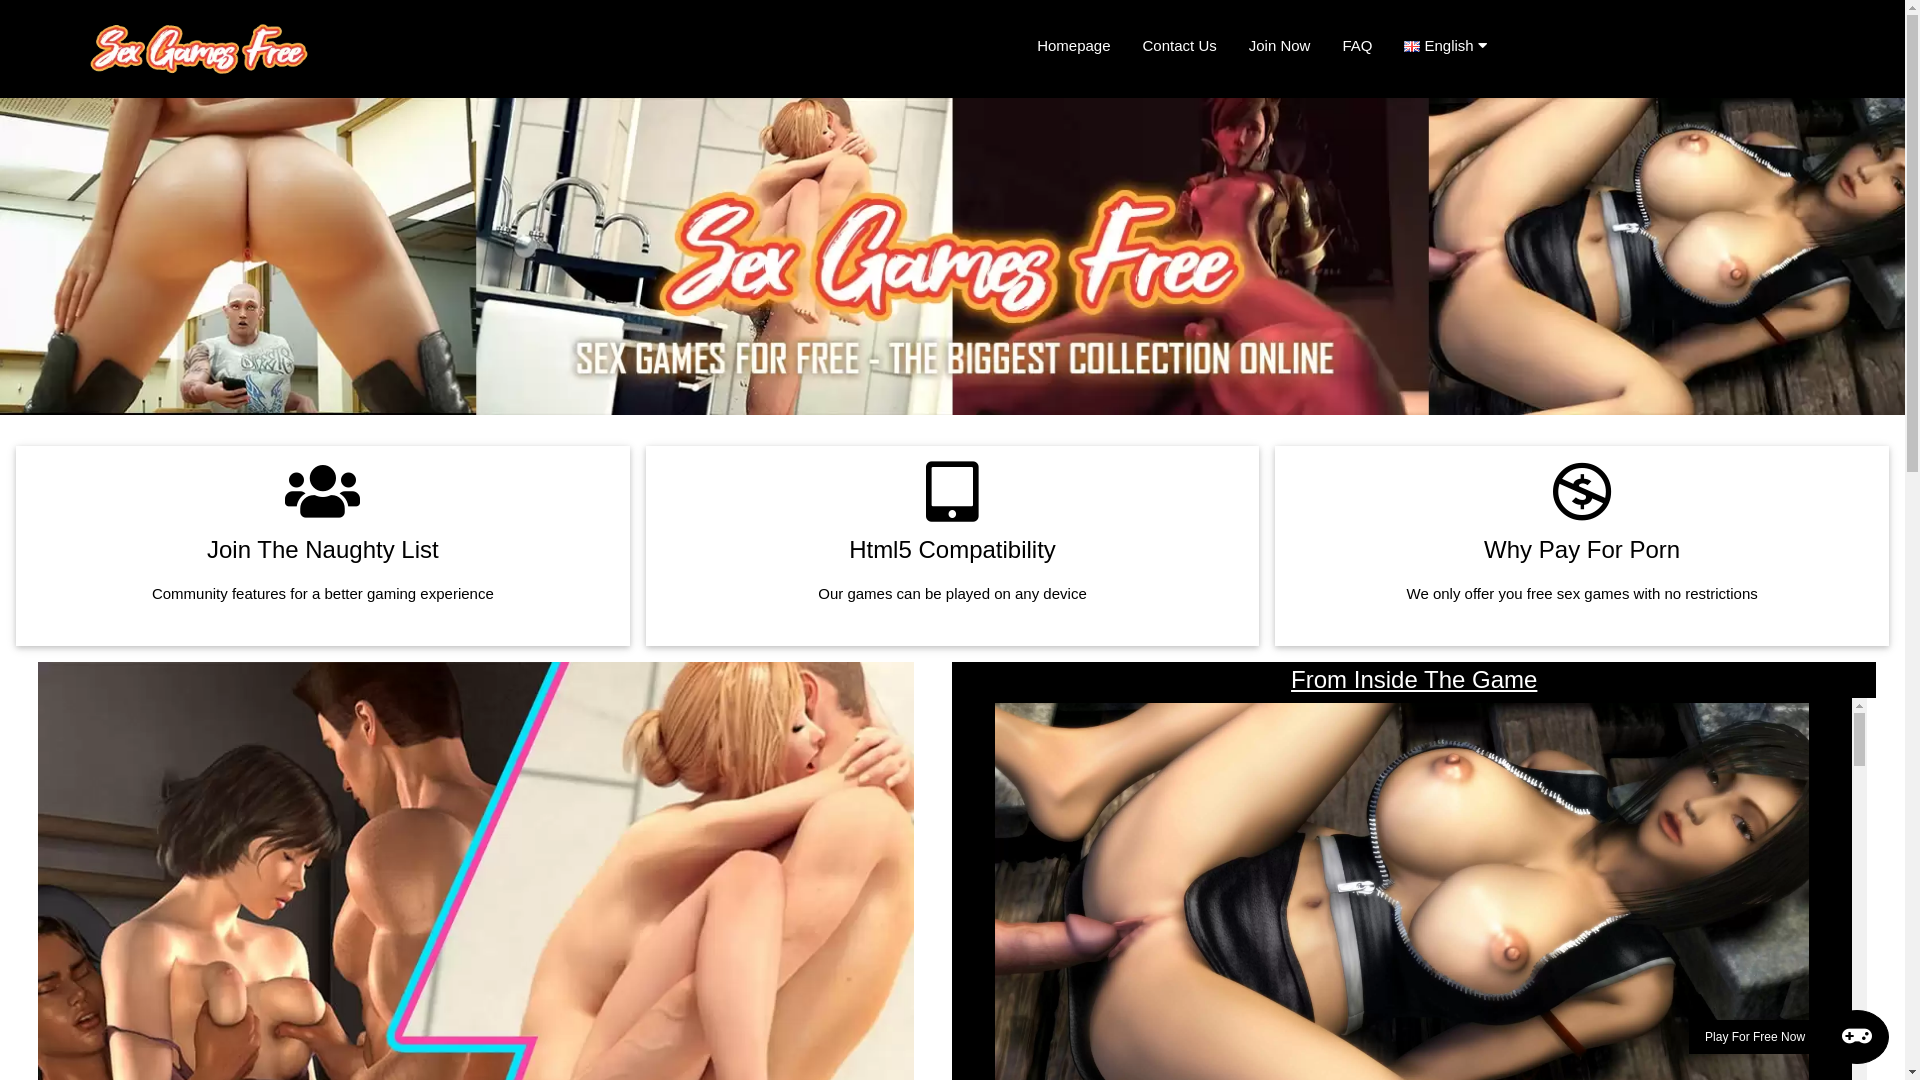 The width and height of the screenshot is (1920, 1080). I want to click on 'Play For Free Now', so click(1688, 1036).